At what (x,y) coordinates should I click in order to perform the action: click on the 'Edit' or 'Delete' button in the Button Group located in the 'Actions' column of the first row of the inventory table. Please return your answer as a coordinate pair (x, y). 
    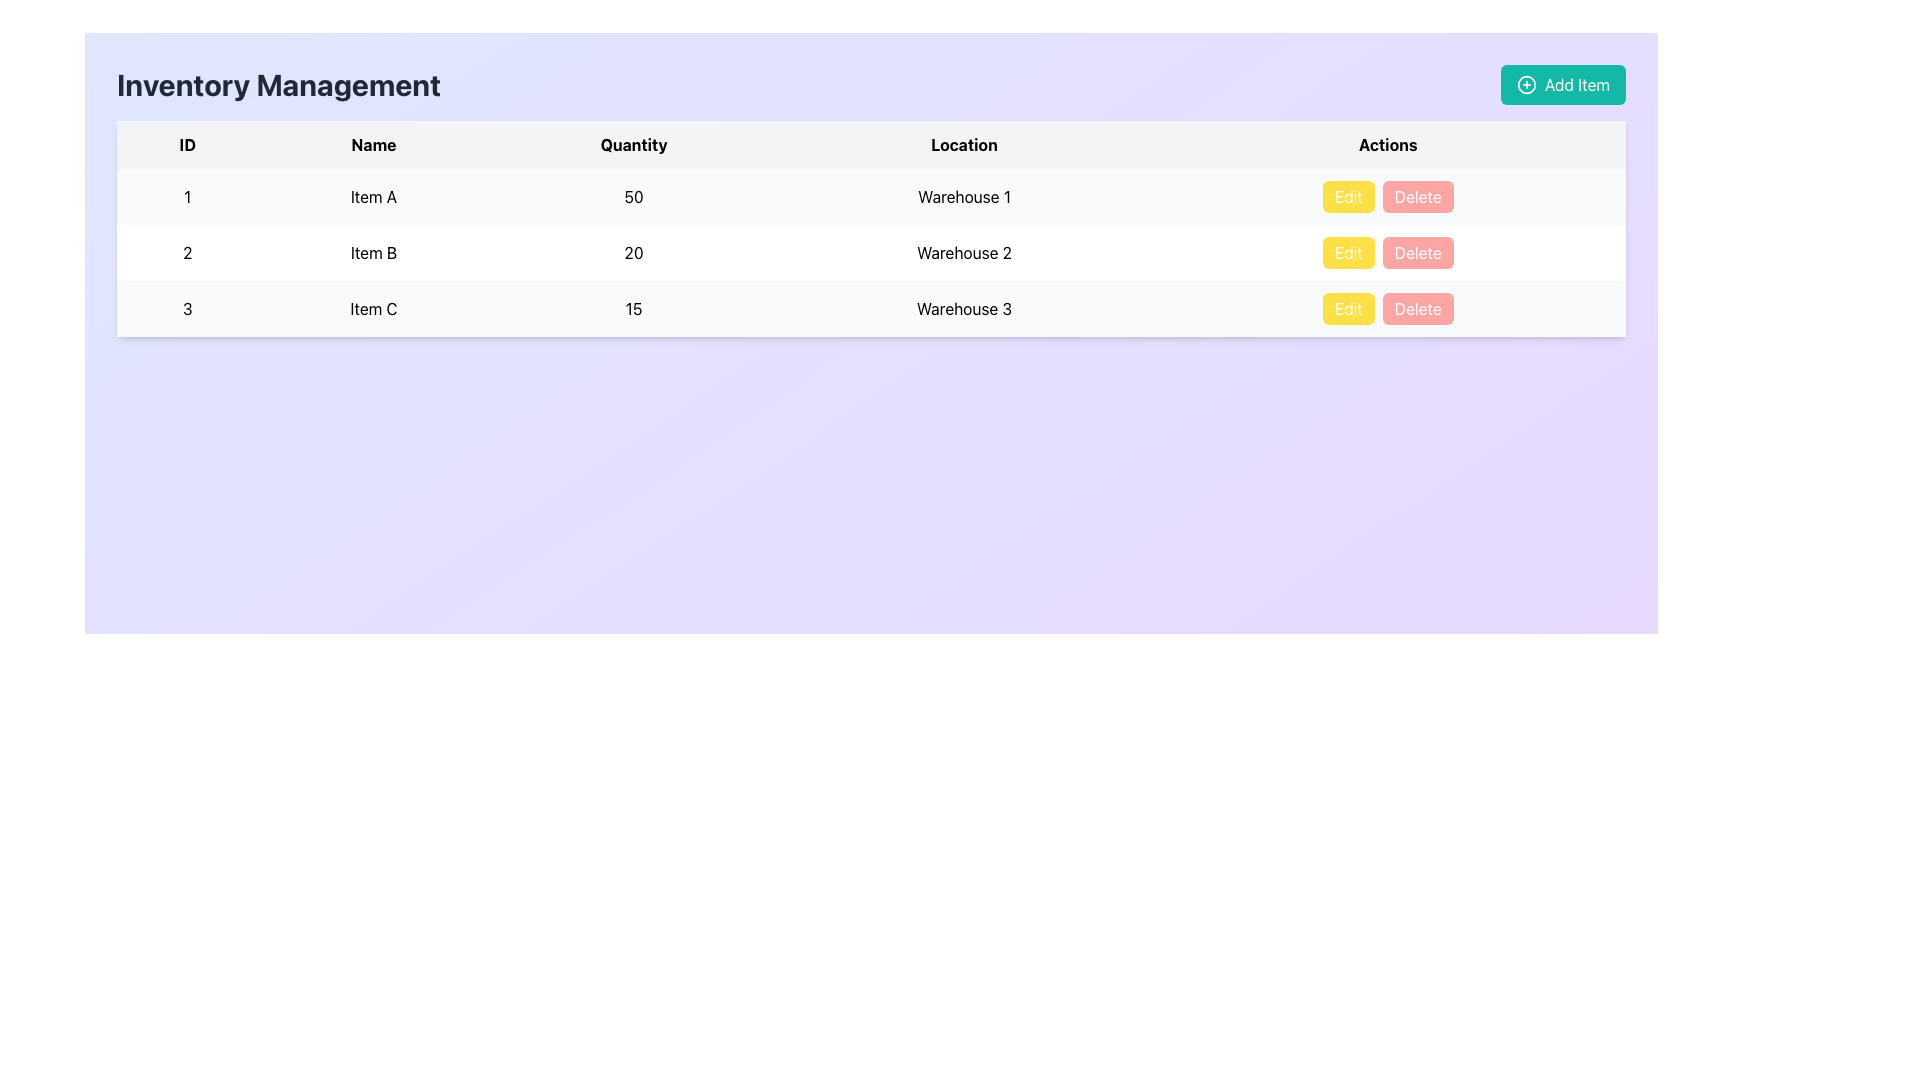
    Looking at the image, I should click on (1387, 196).